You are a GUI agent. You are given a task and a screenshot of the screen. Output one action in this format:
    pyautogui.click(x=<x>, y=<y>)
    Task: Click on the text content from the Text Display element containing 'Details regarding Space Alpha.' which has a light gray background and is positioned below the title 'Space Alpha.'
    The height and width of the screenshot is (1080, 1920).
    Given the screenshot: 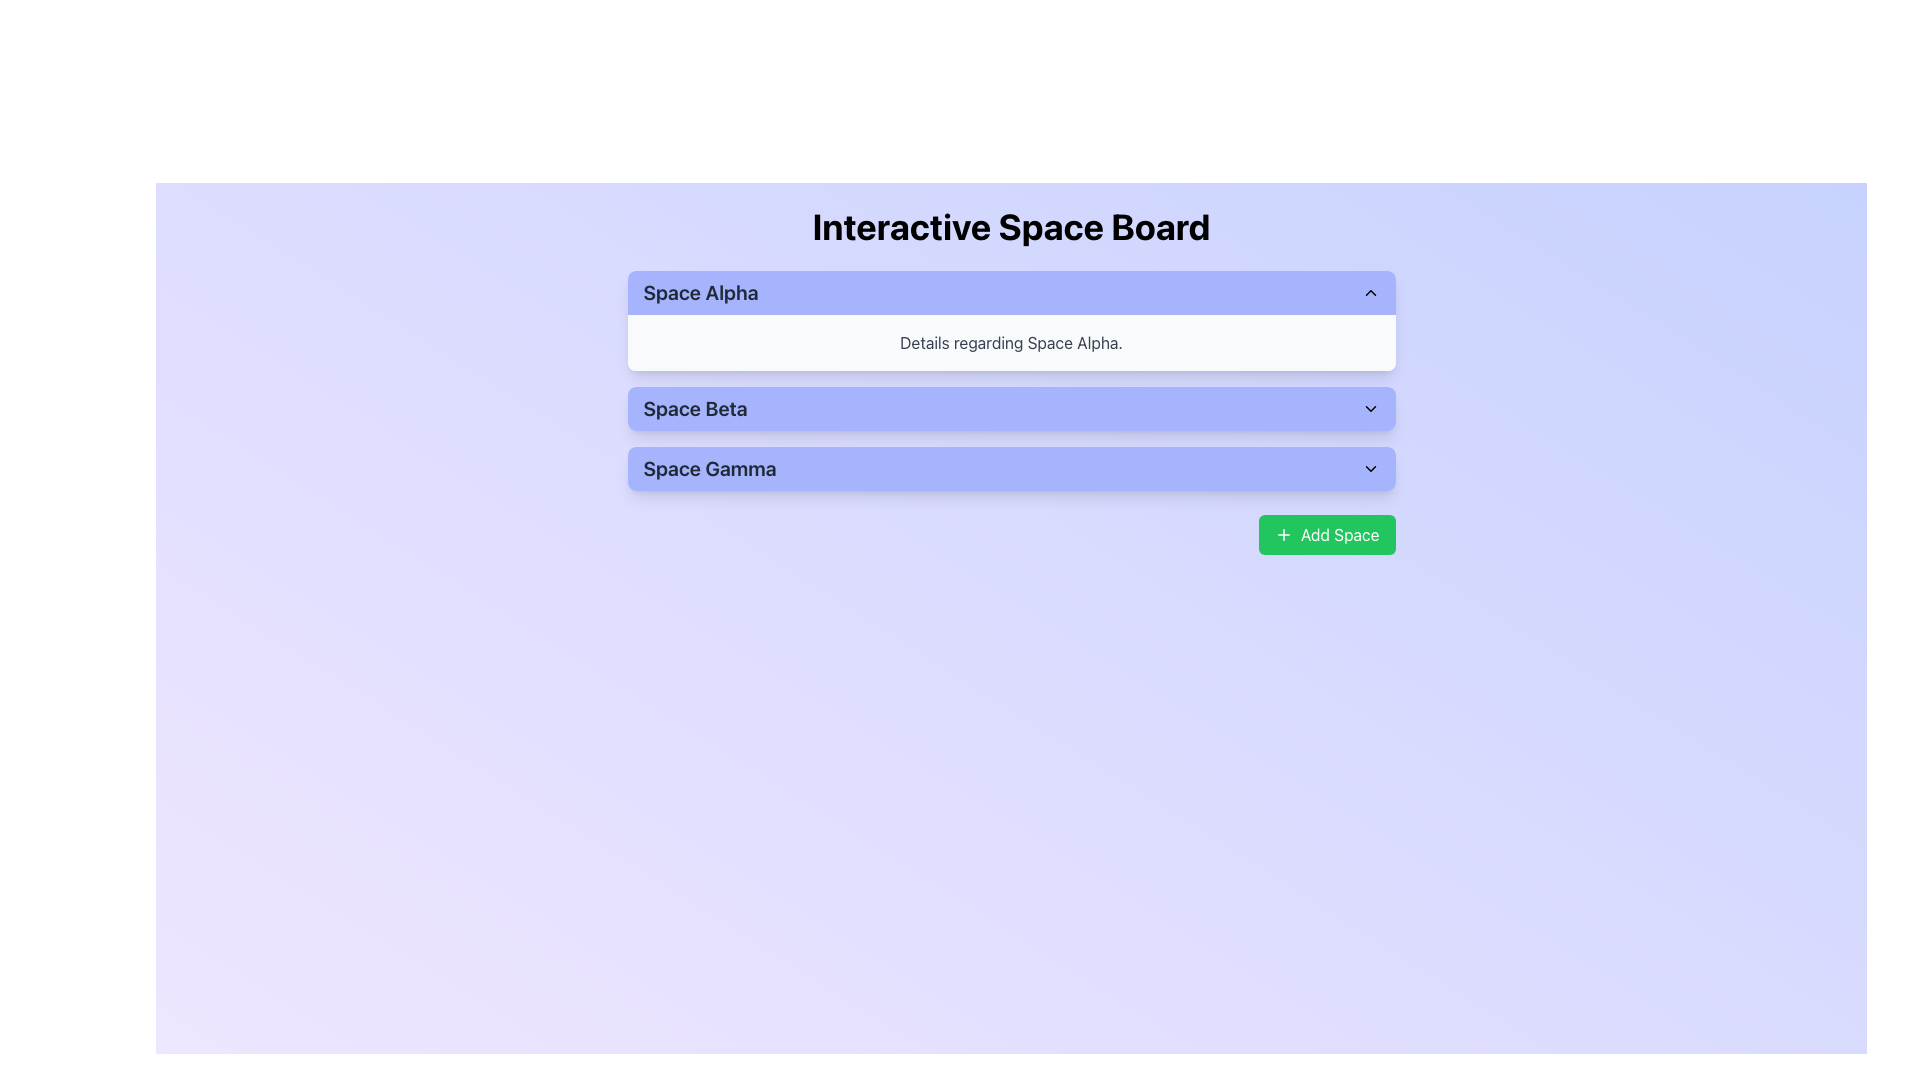 What is the action you would take?
    pyautogui.click(x=1011, y=342)
    